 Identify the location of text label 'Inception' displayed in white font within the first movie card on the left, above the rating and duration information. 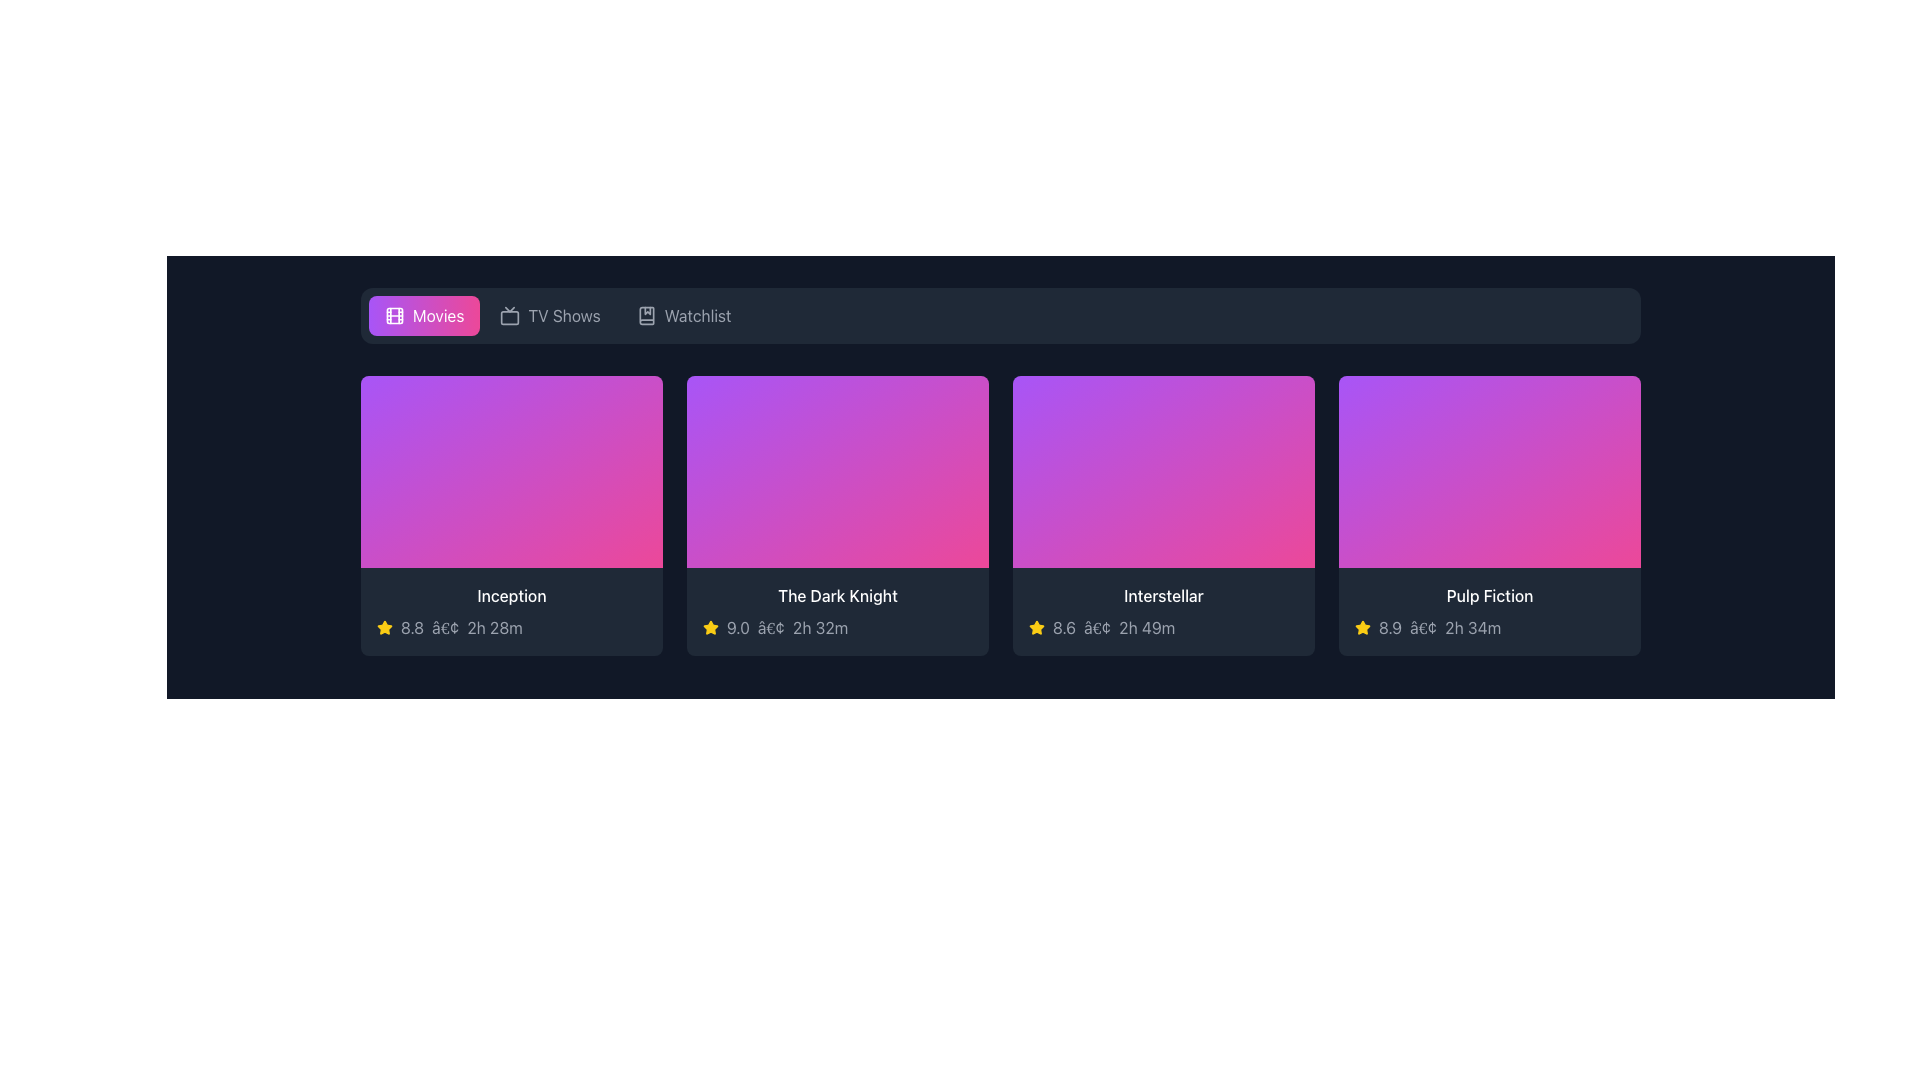
(512, 595).